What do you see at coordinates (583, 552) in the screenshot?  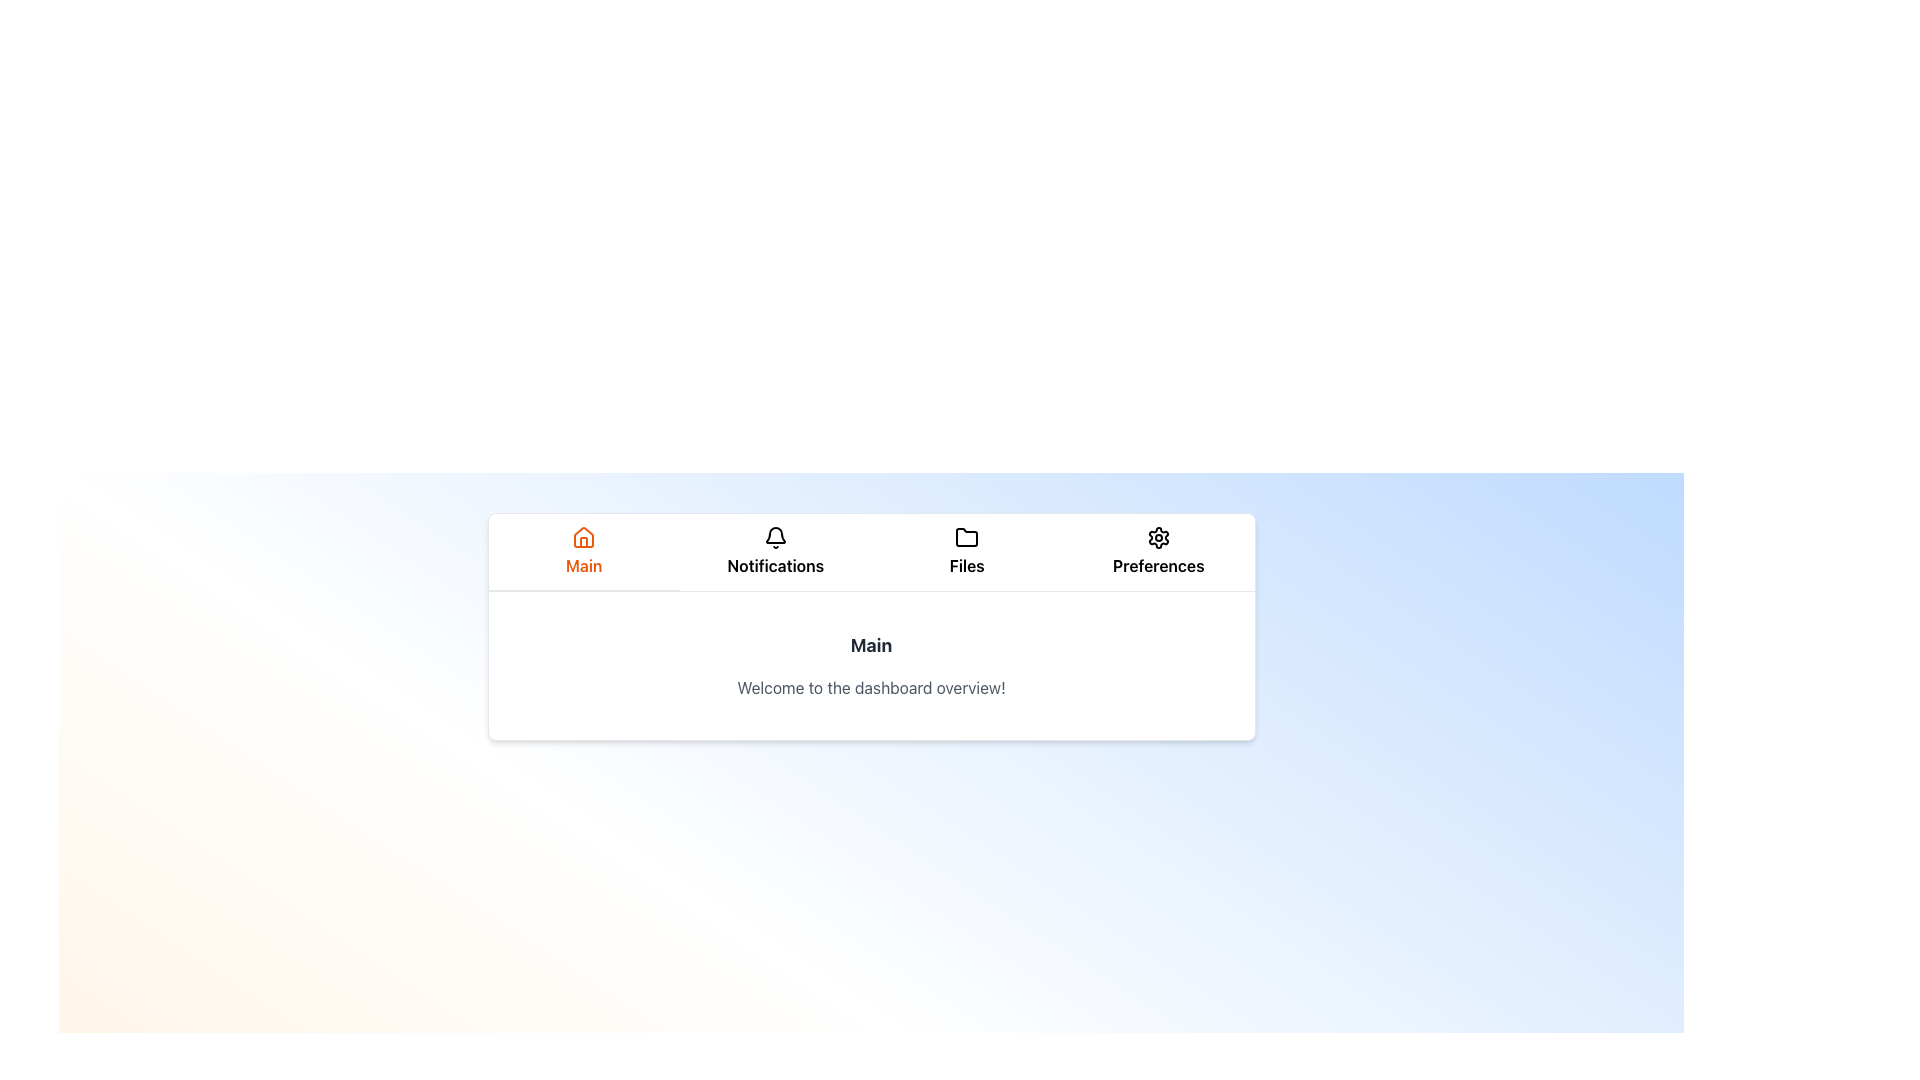 I see `the leftmost navigation button with an icon and supporting text` at bounding box center [583, 552].